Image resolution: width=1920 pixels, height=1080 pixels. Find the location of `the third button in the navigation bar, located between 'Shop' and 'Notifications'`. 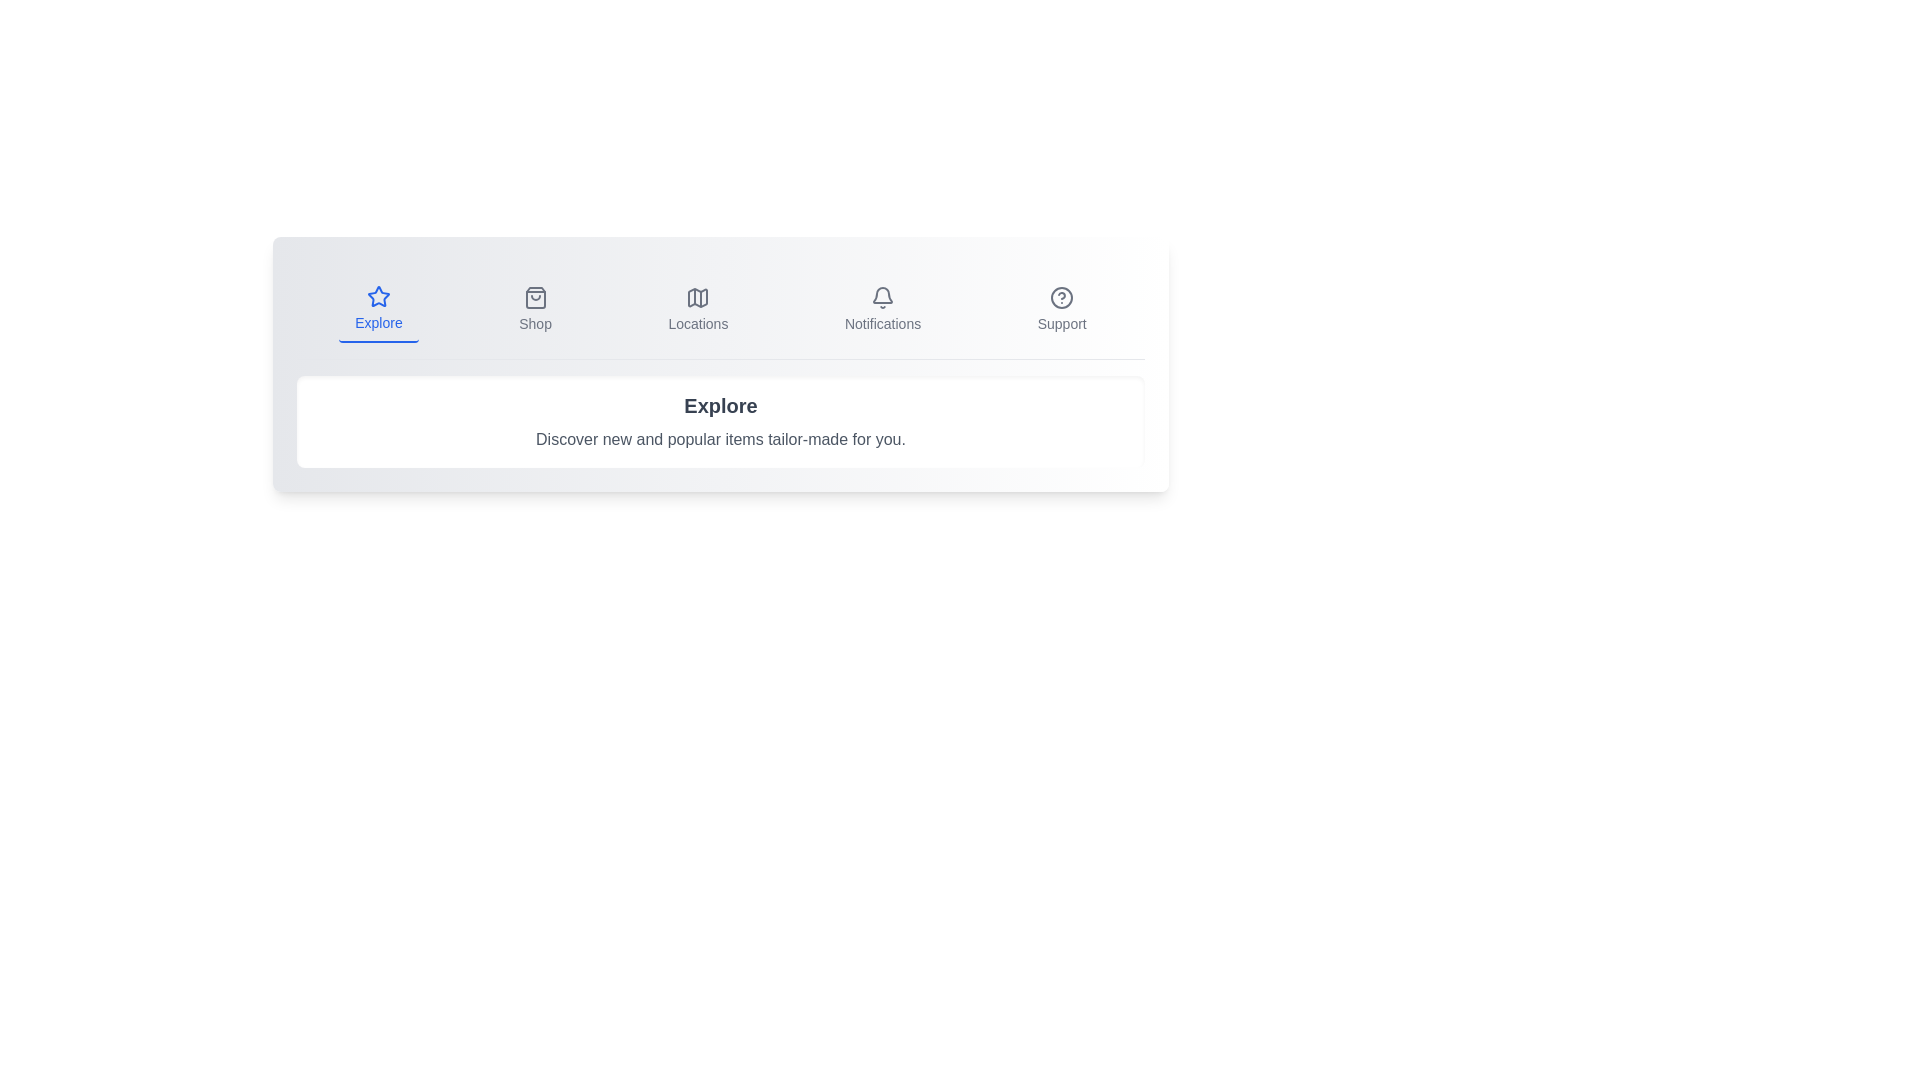

the third button in the navigation bar, located between 'Shop' and 'Notifications' is located at coordinates (697, 309).